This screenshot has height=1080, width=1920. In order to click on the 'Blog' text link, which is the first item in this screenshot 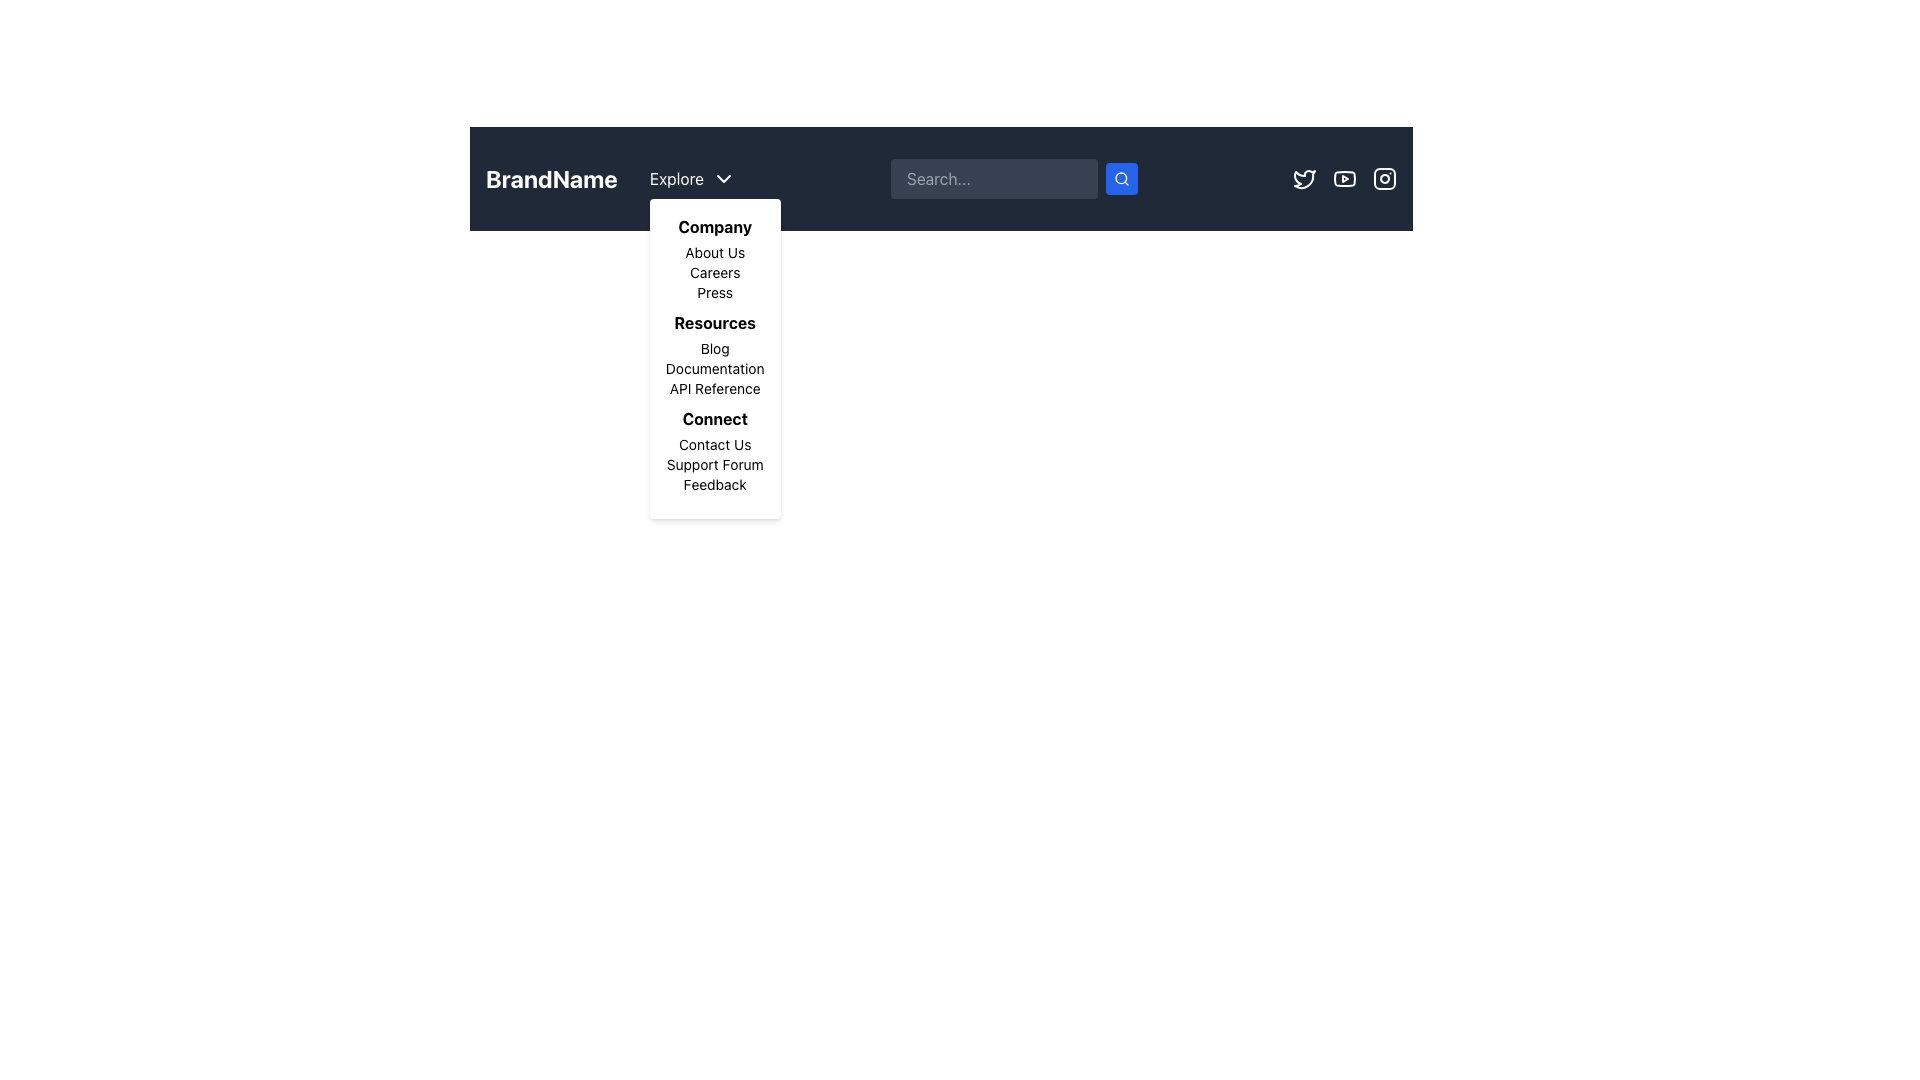, I will do `click(715, 347)`.